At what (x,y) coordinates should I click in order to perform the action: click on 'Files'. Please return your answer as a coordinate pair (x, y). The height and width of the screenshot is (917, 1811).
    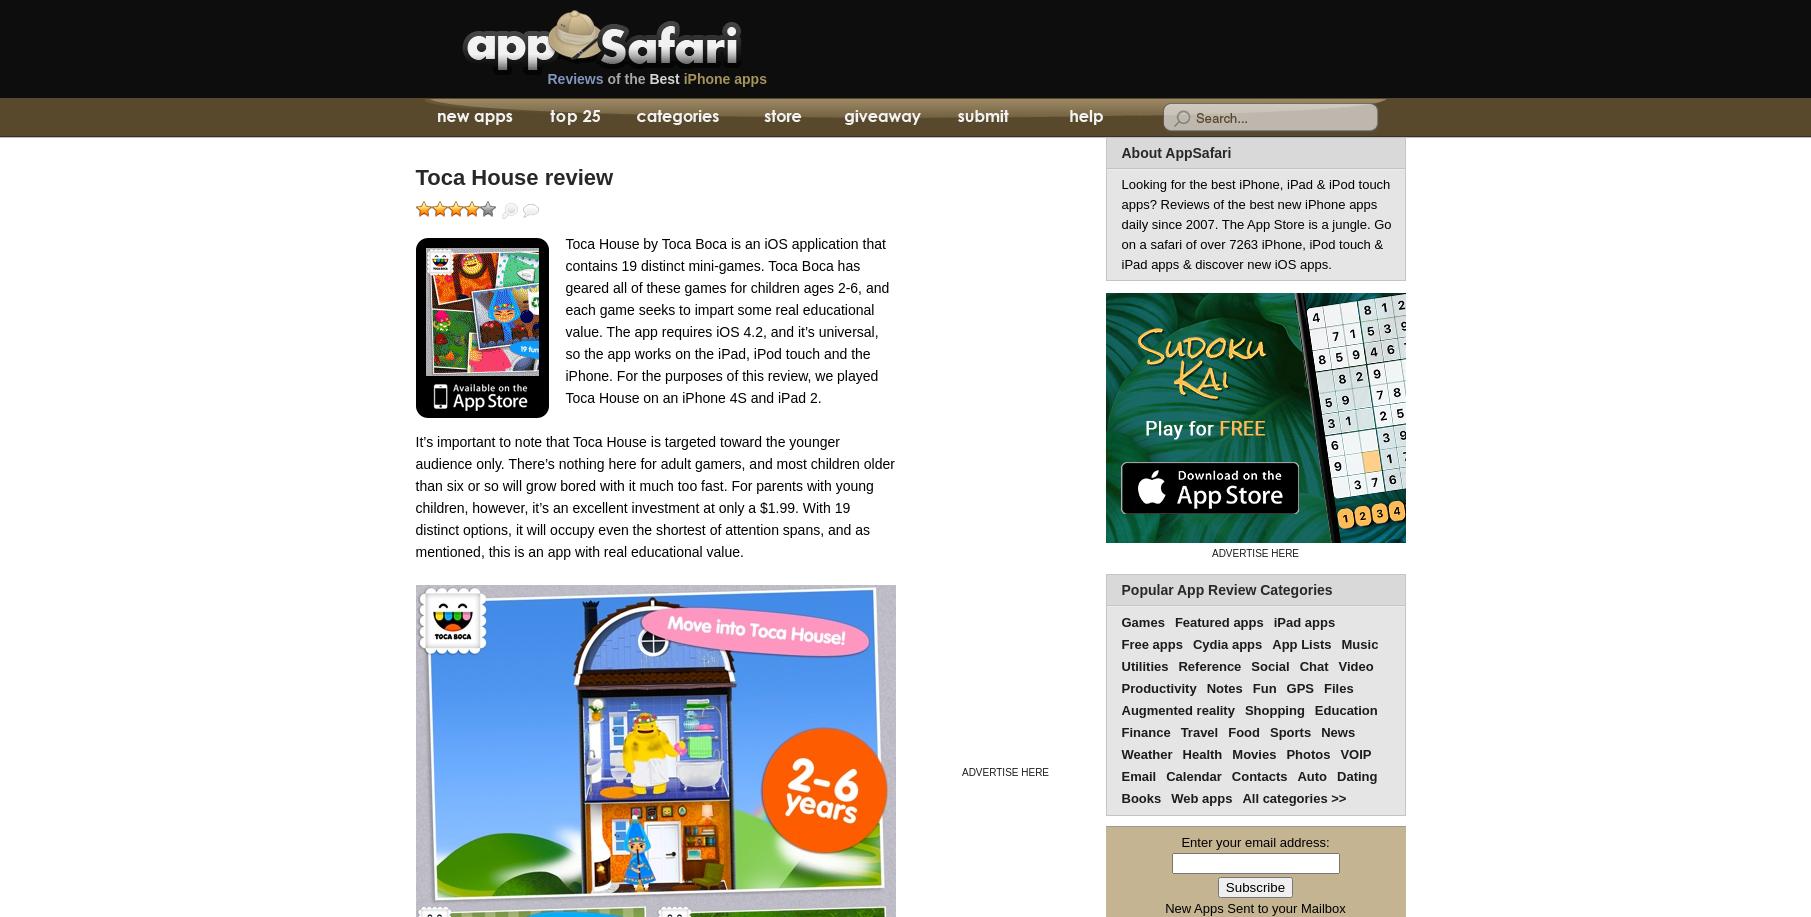
    Looking at the image, I should click on (1337, 688).